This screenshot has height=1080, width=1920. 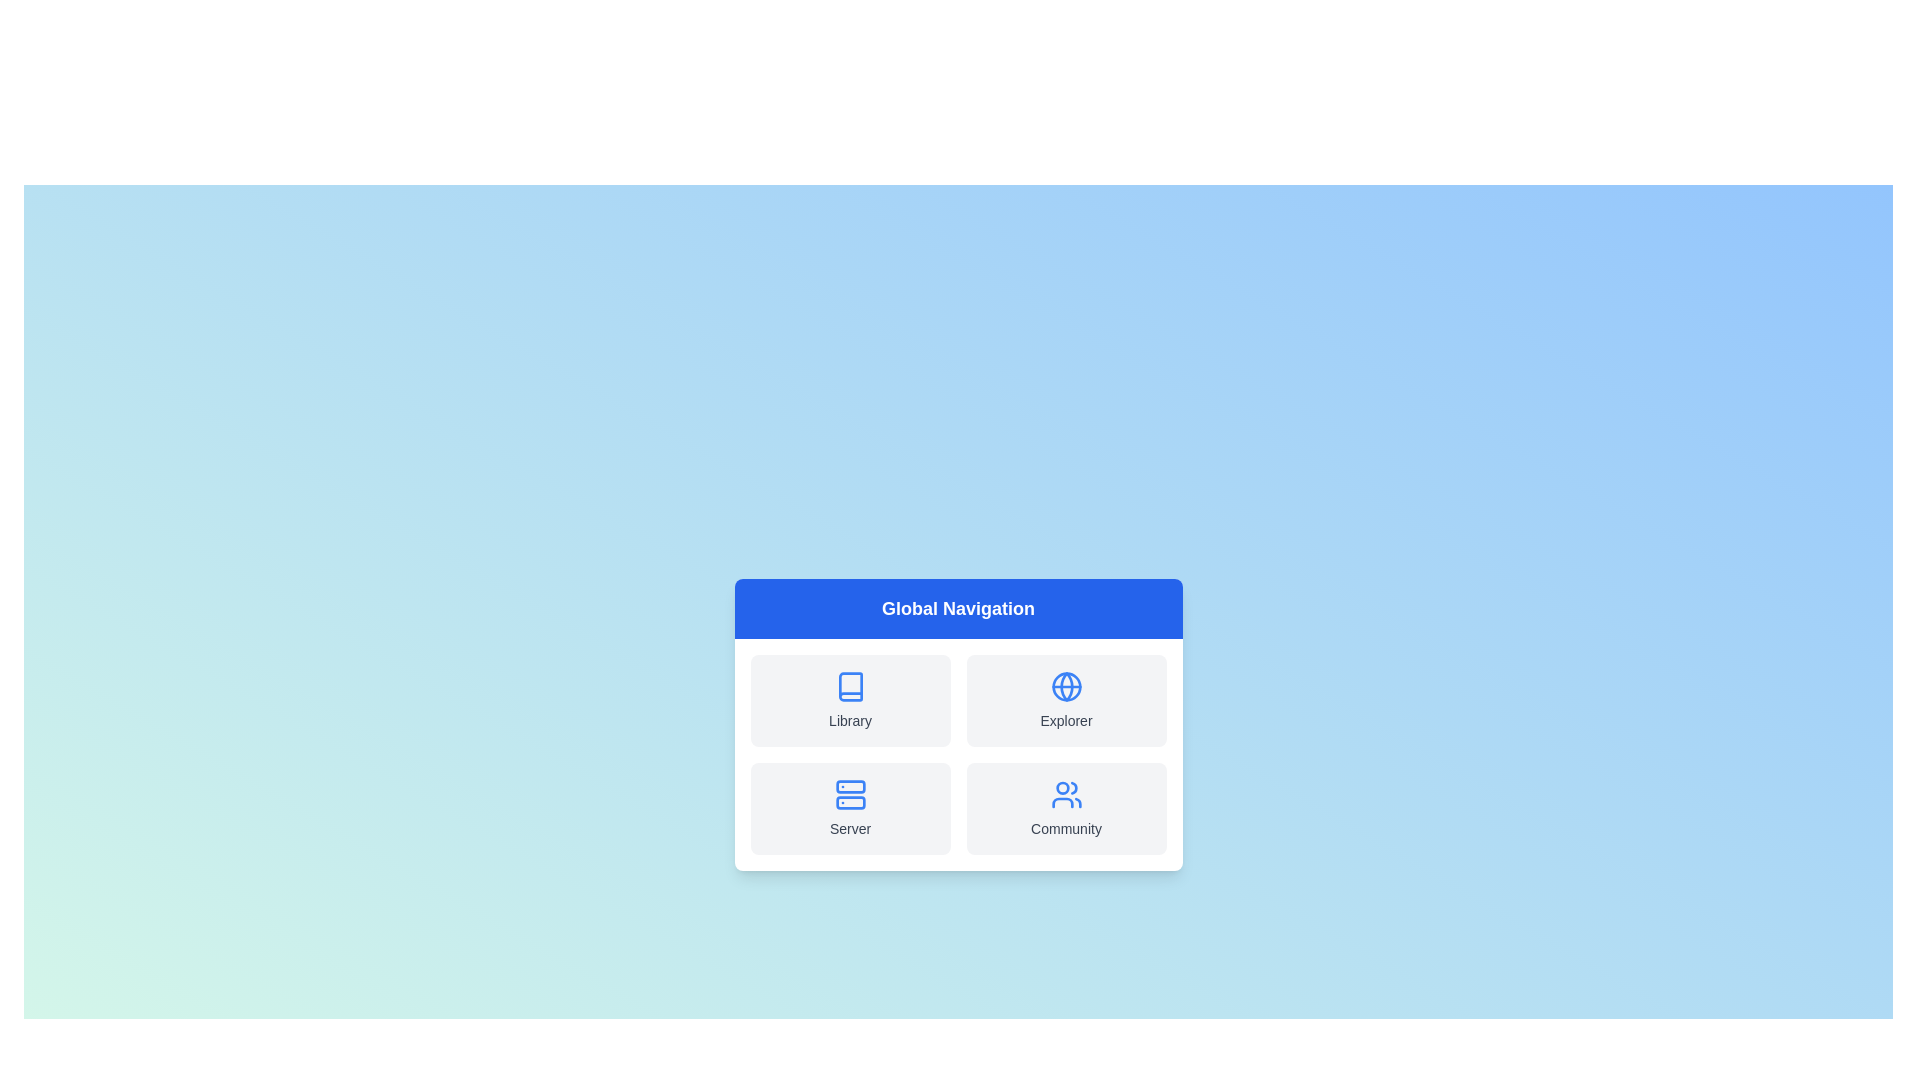 I want to click on the Server navigation option, so click(x=850, y=808).